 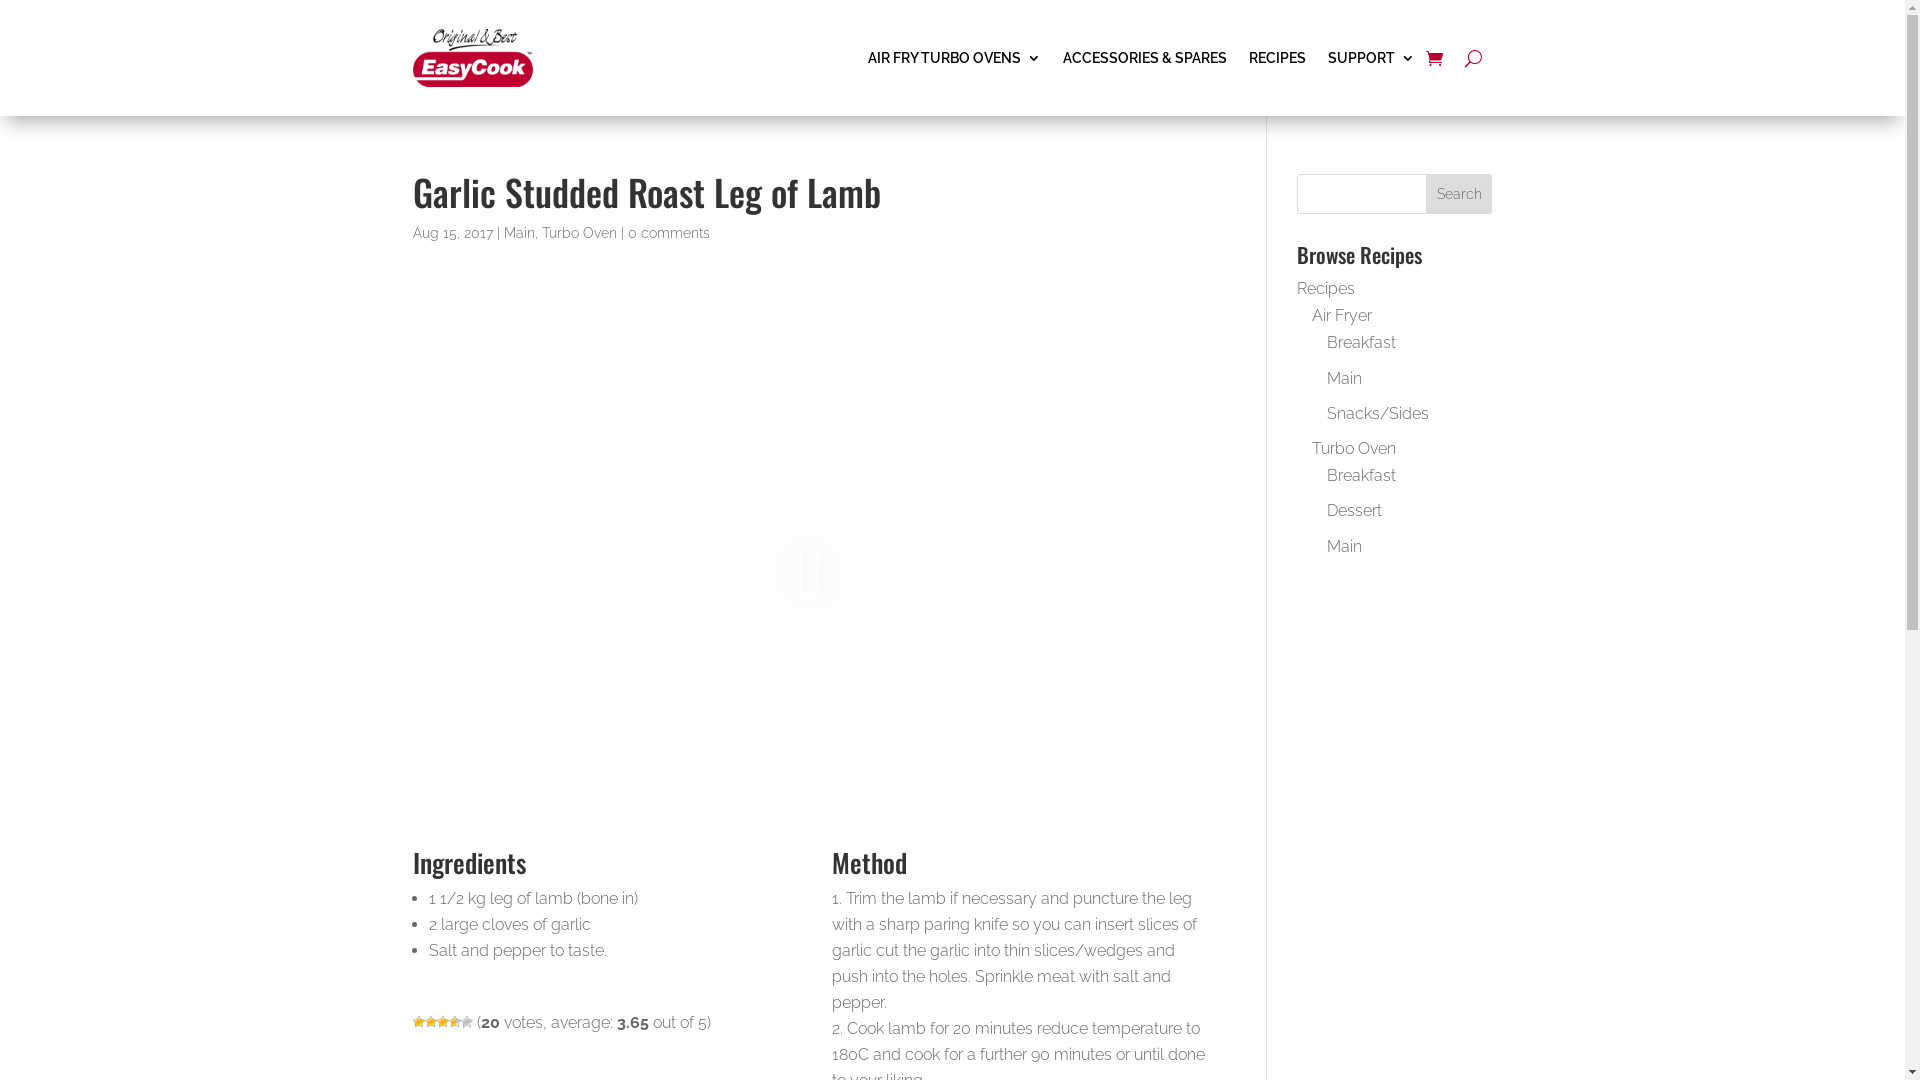 I want to click on 'Recipes', so click(x=1325, y=288).